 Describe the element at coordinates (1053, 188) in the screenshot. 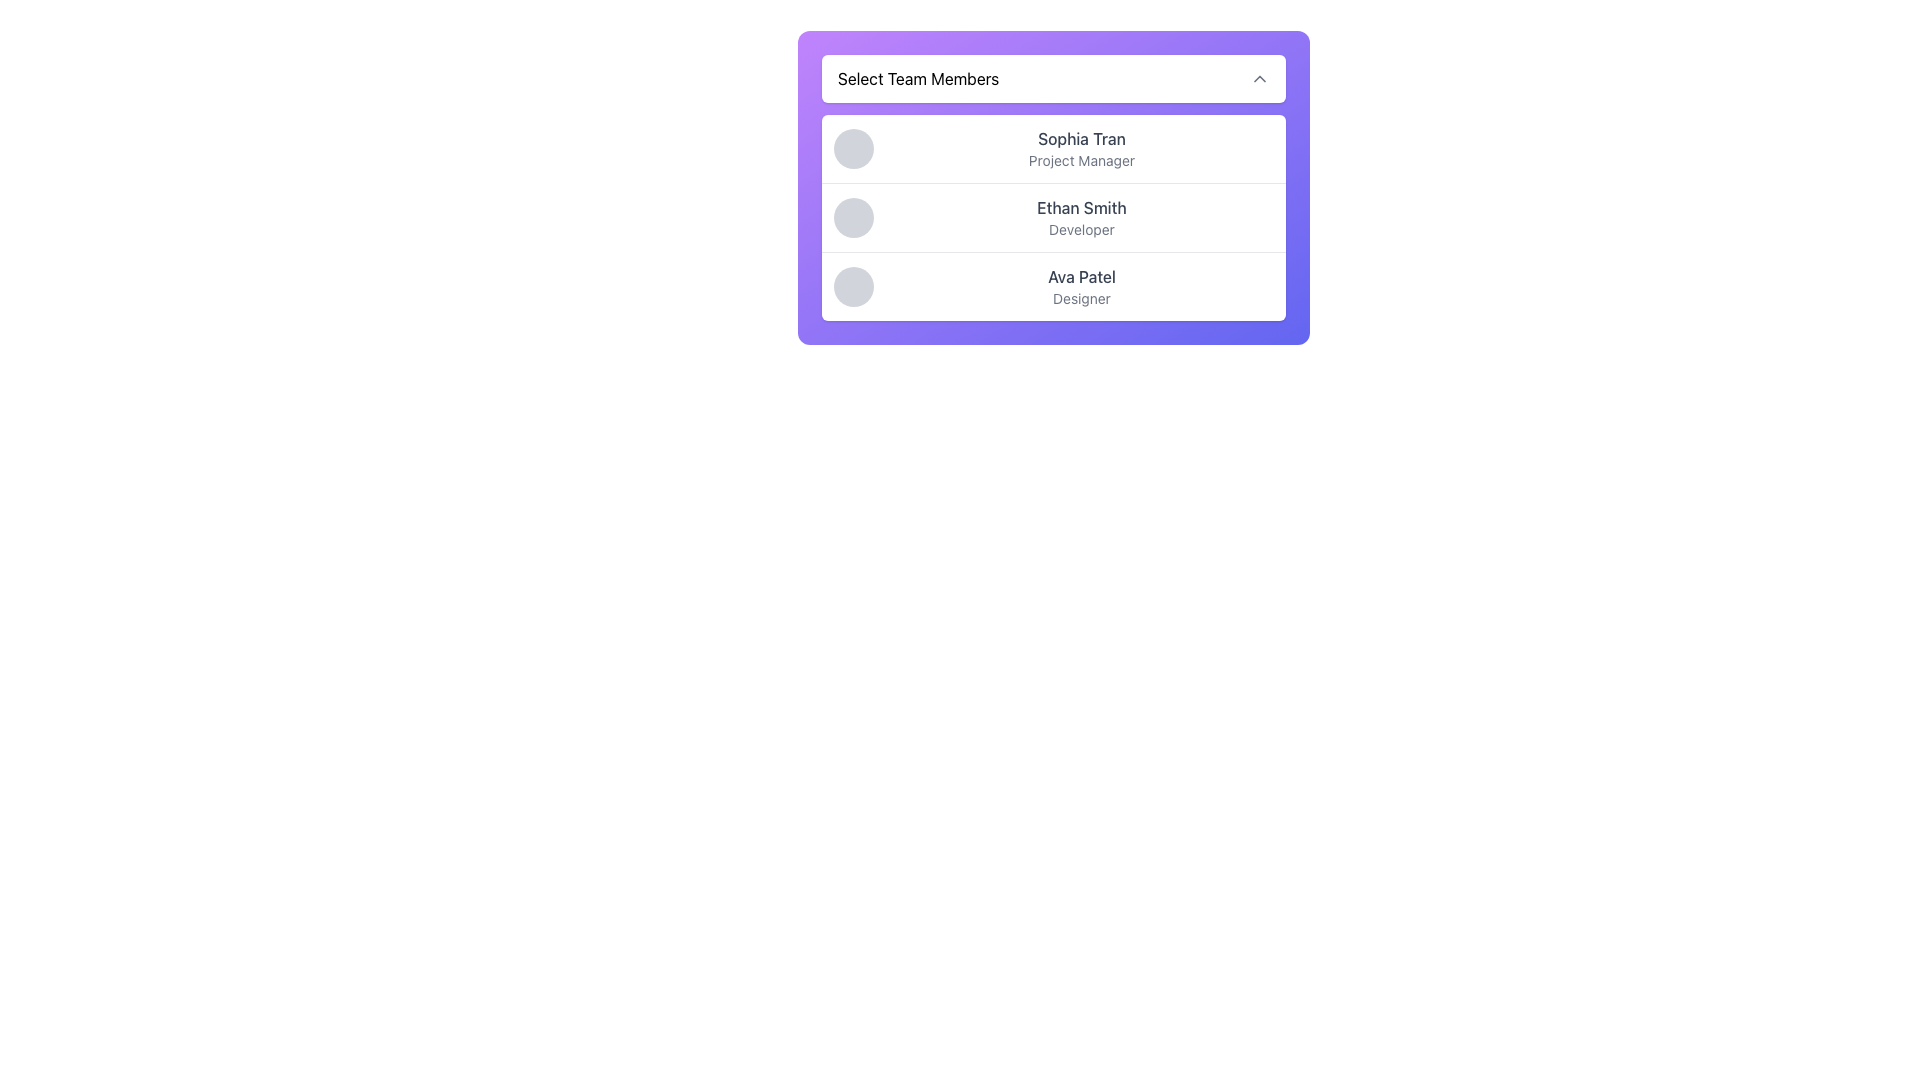

I see `the team member's card within the rectangular component that has a gradient background transitioning from purple to indigo, which contains a list of selectable items` at that location.